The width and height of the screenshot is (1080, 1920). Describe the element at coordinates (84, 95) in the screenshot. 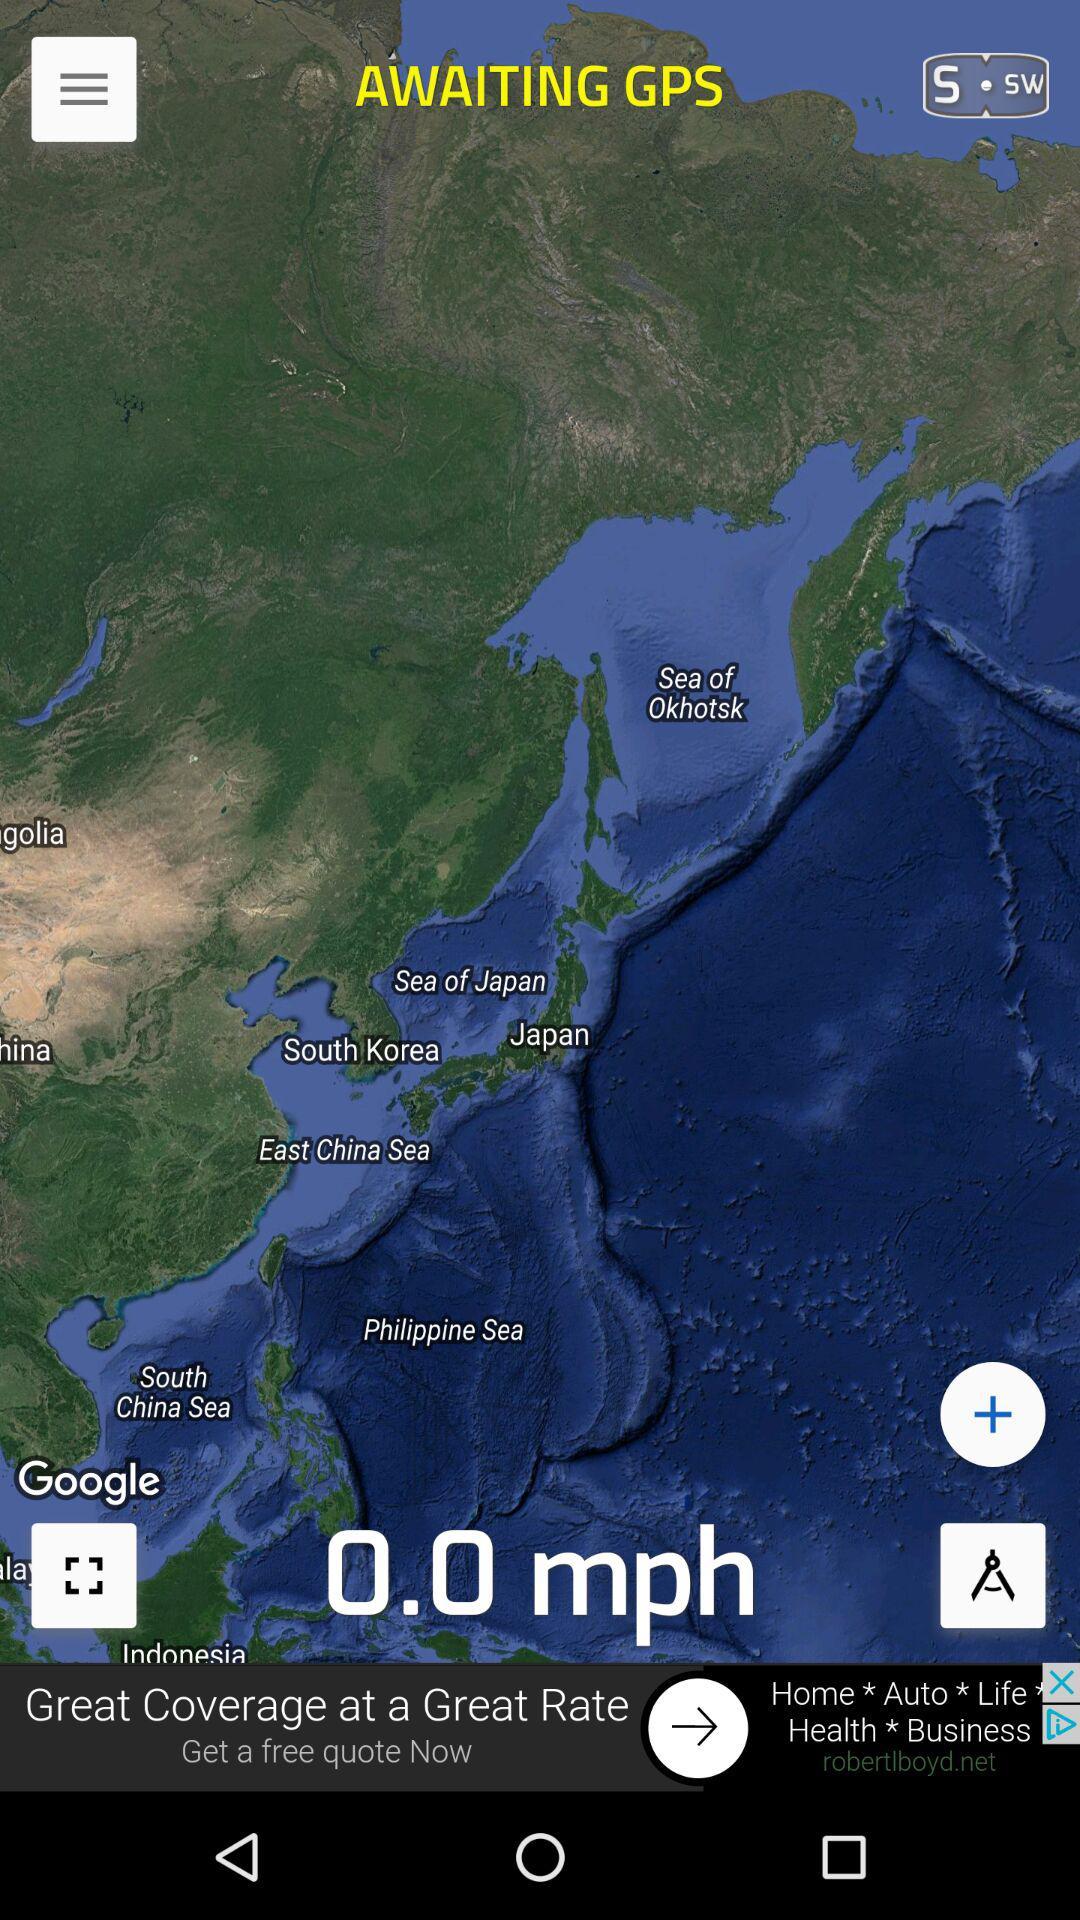

I see `the menu icon` at that location.